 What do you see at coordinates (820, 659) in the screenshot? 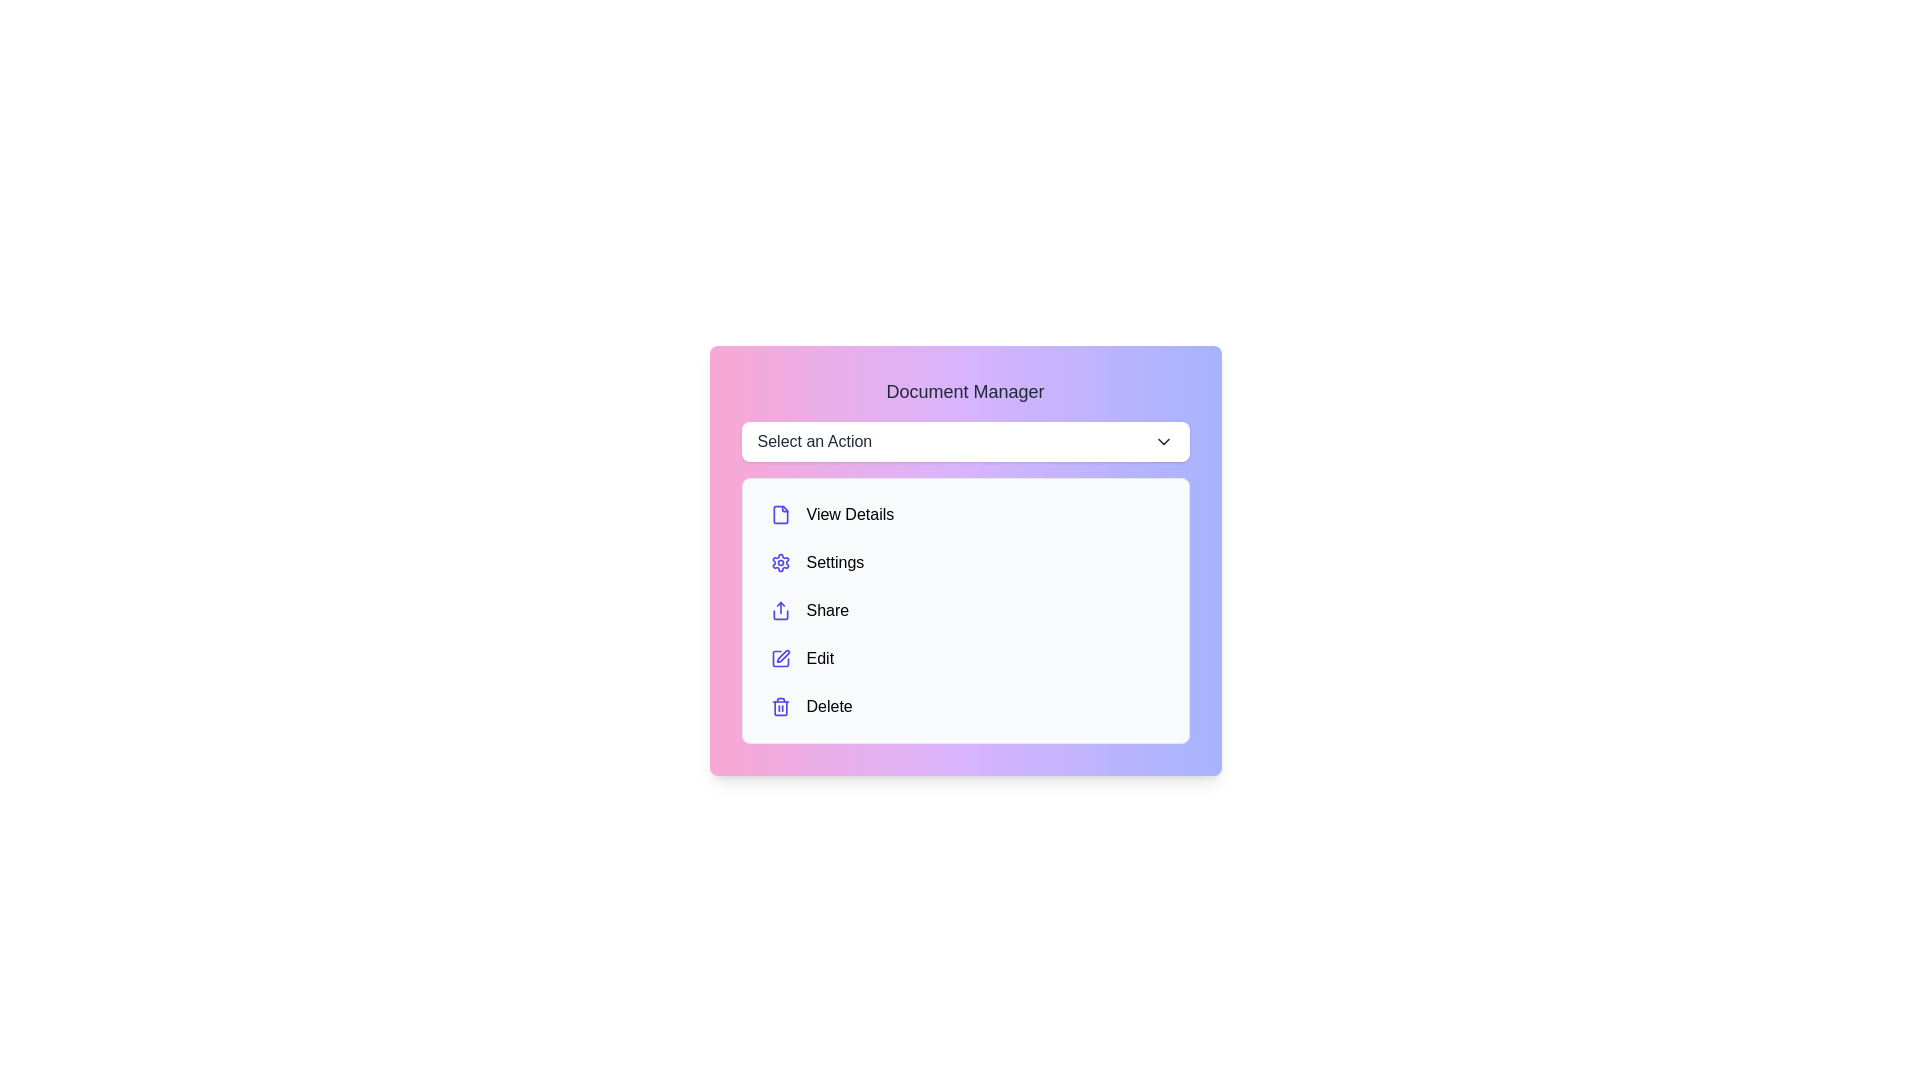
I see `the 'Edit' label` at bounding box center [820, 659].